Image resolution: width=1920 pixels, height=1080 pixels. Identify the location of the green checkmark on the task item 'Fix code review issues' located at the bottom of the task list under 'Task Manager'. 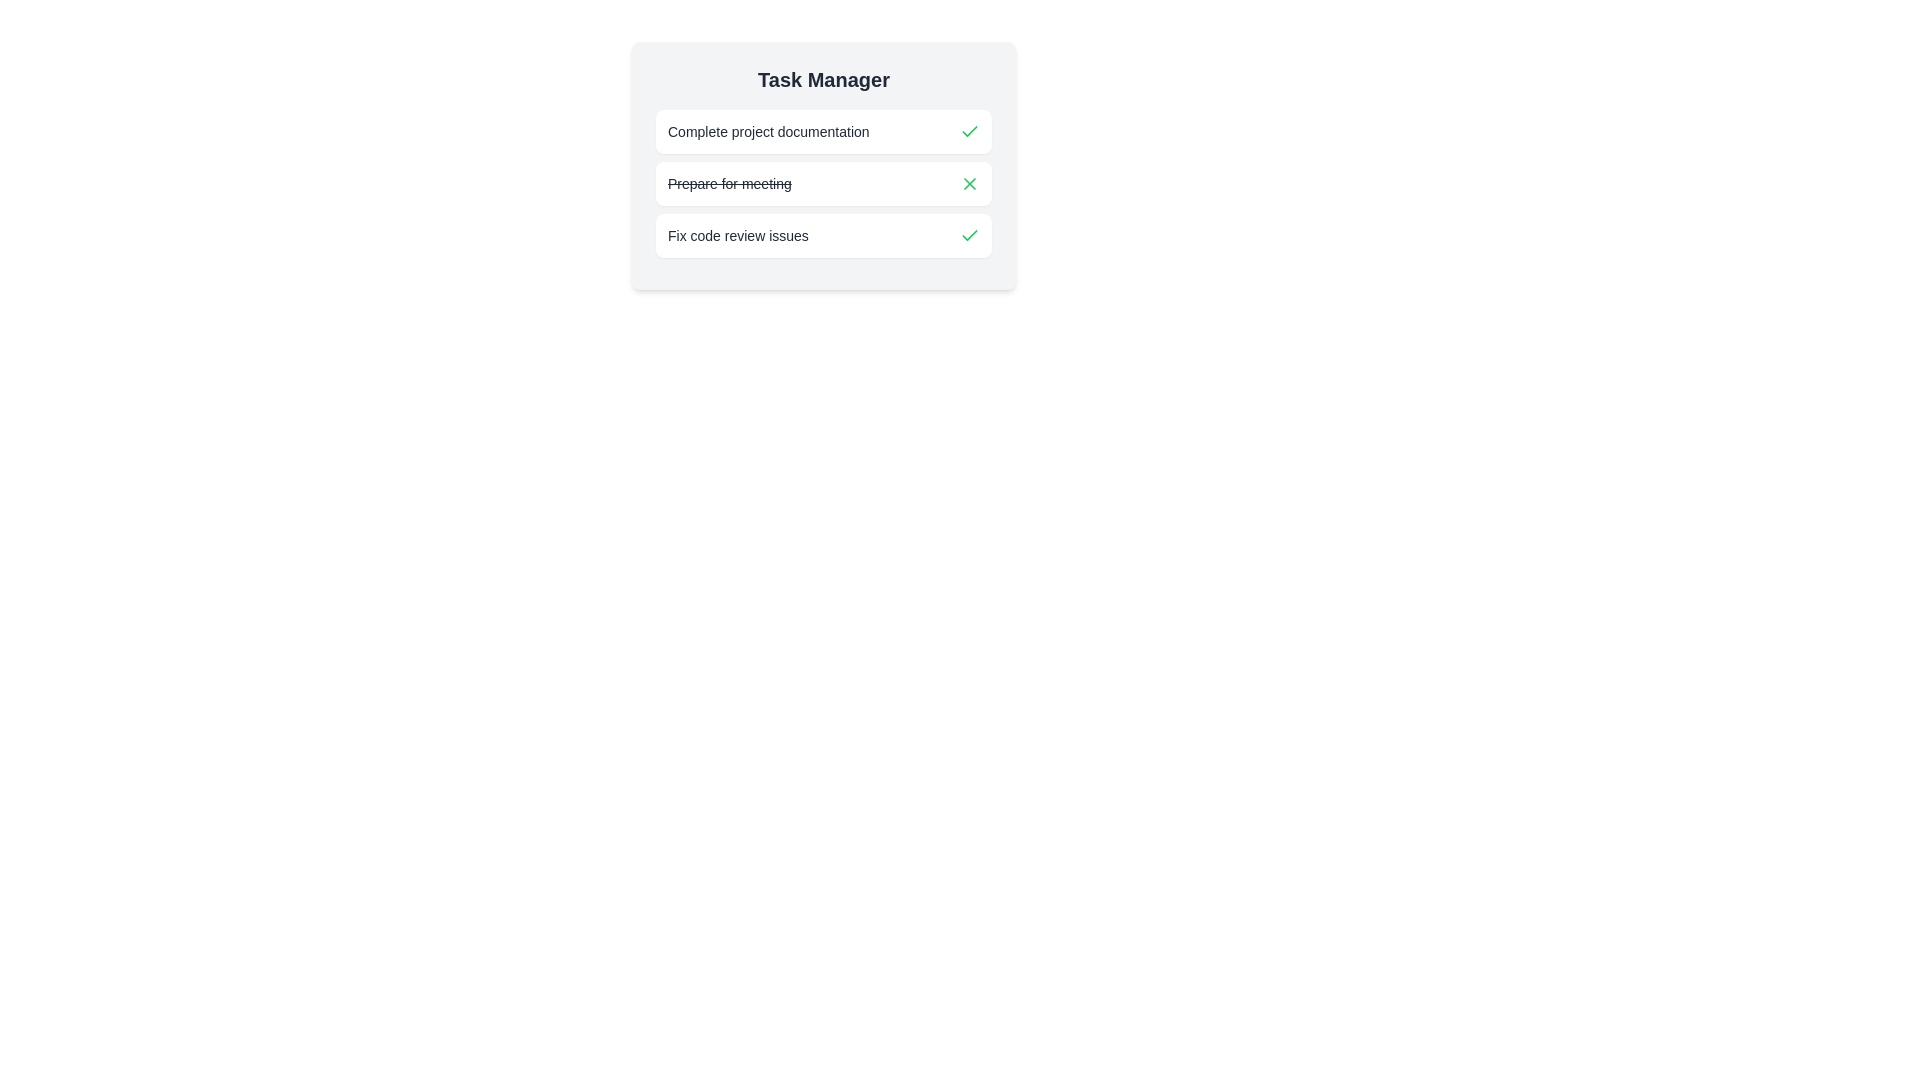
(824, 234).